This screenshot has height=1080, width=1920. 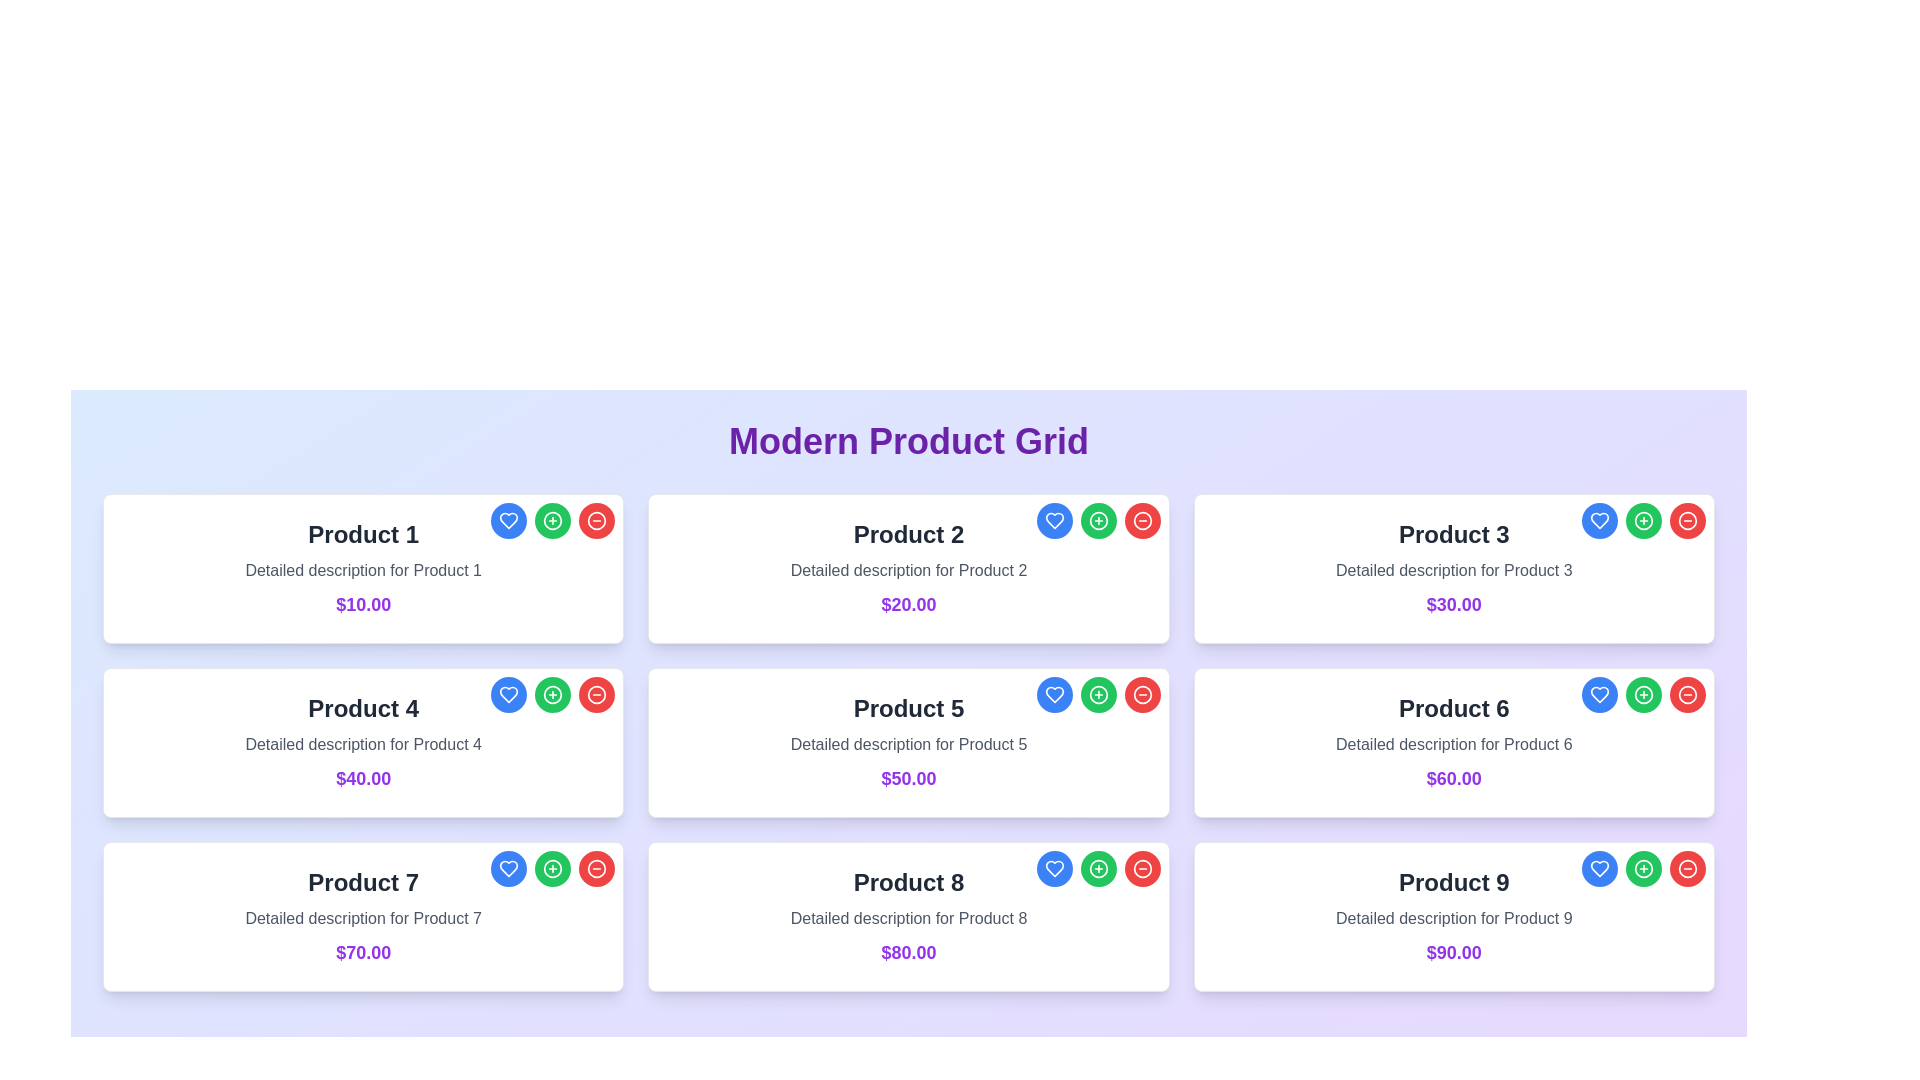 I want to click on the informational text label associated with 'Product 6', located in the sixth product card of a 3x3 grid layout, positioned beneath the product title and above the price, so click(x=1454, y=744).